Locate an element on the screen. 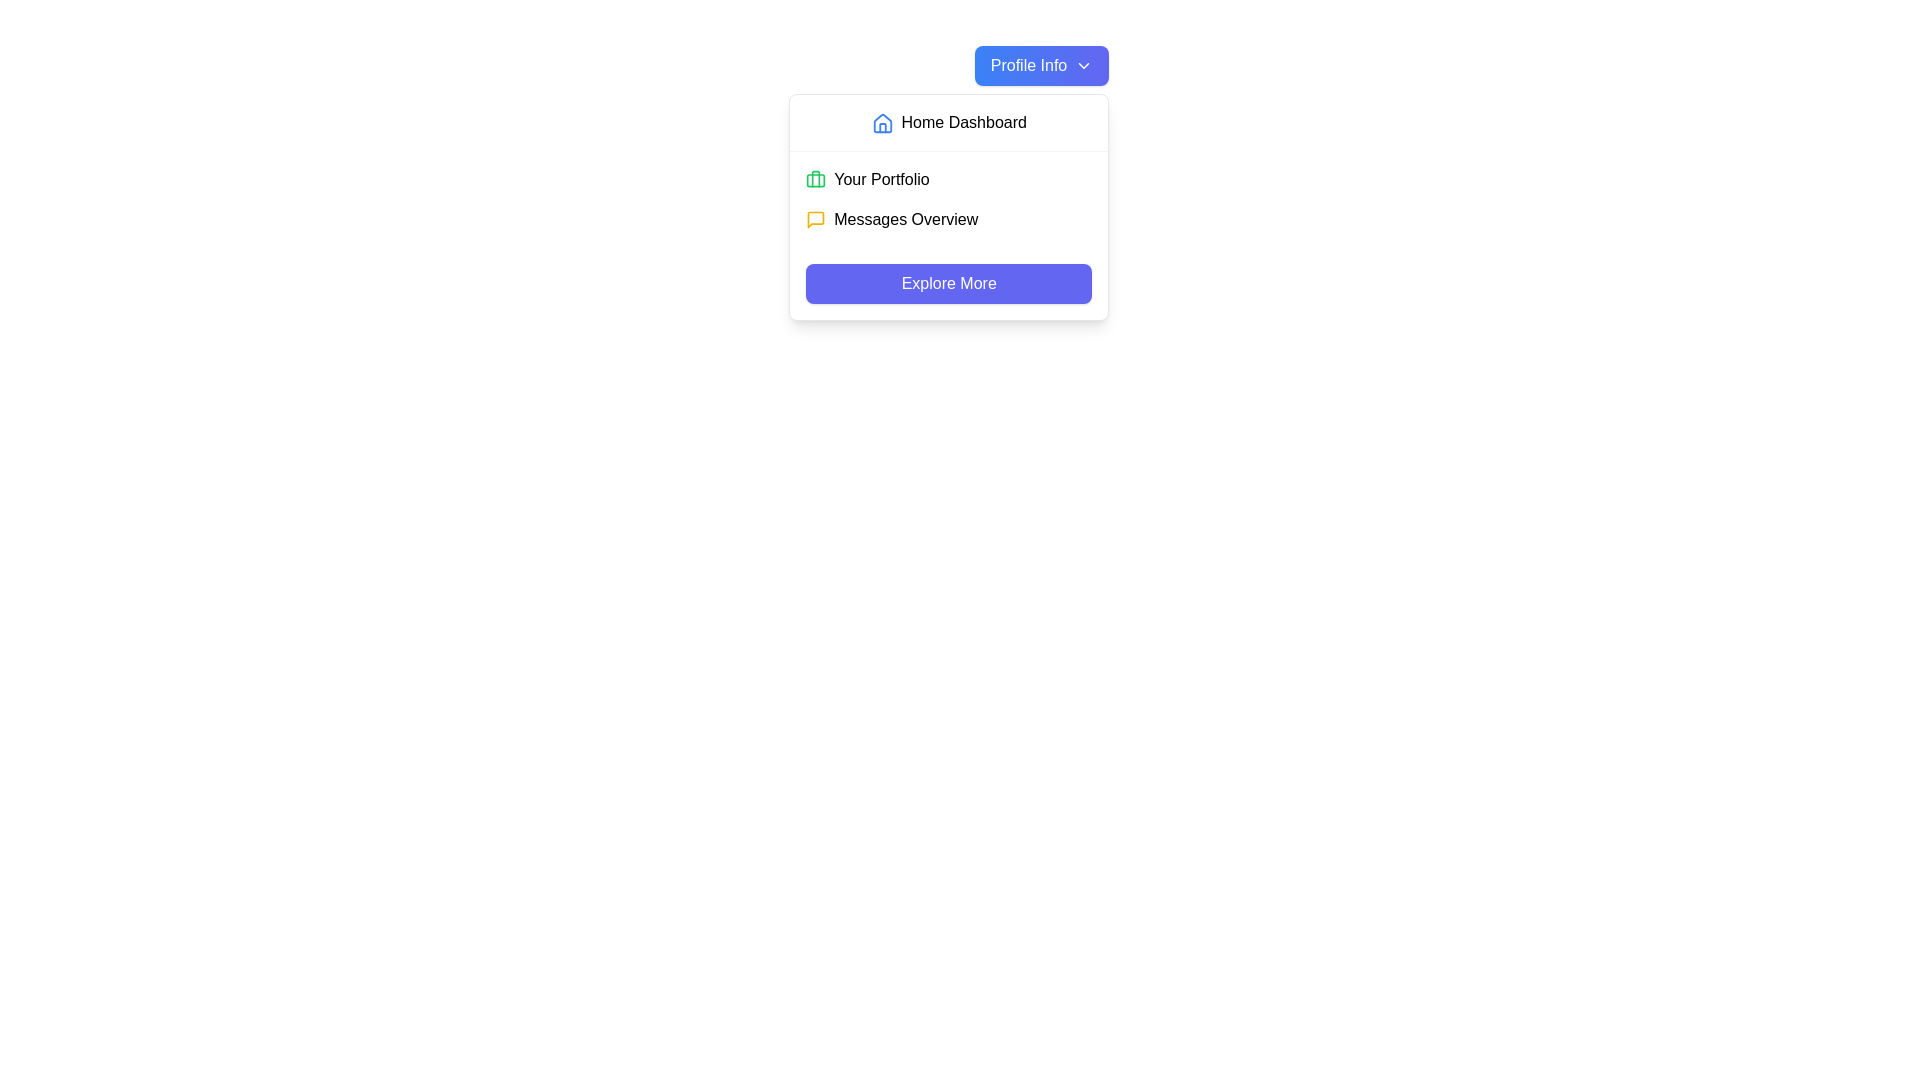  the 'Messages Overview' text label in the dropdown menu is located at coordinates (905, 219).